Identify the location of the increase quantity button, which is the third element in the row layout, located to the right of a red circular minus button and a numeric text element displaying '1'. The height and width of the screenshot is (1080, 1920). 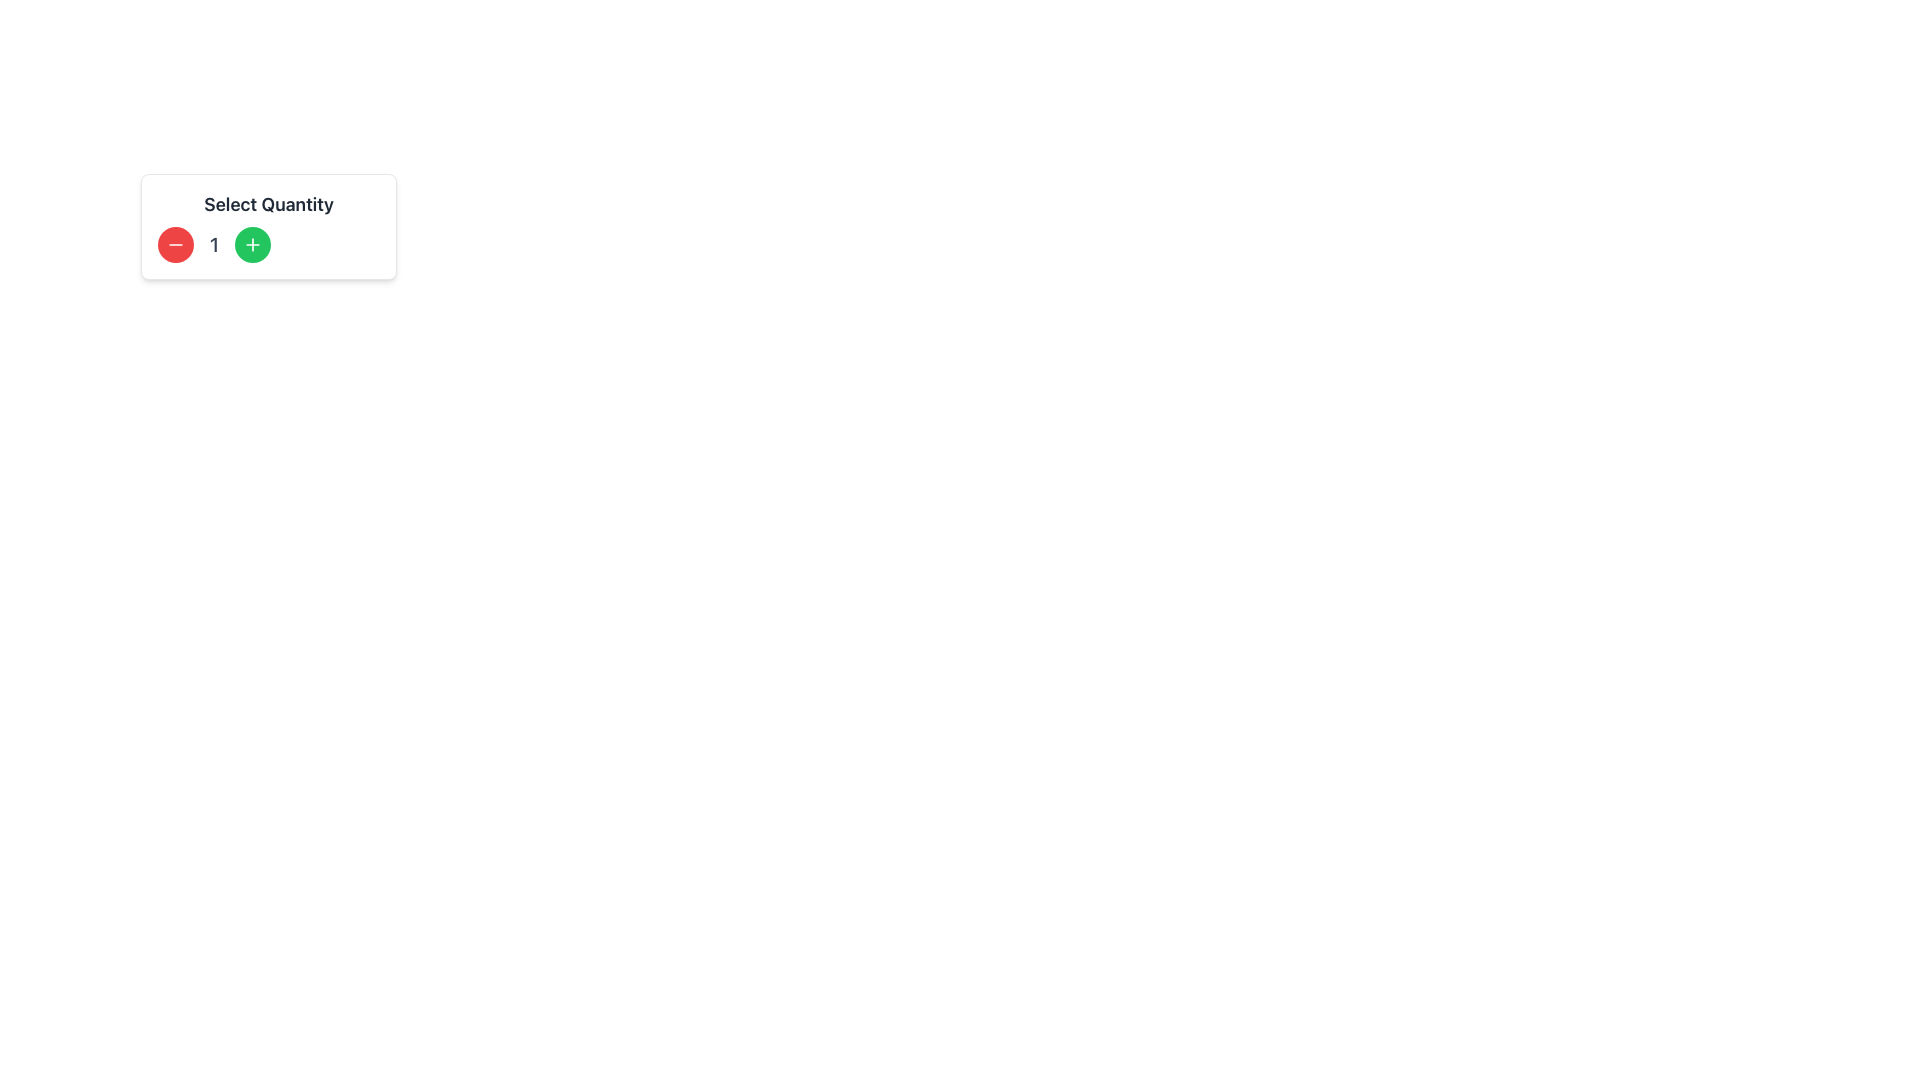
(252, 244).